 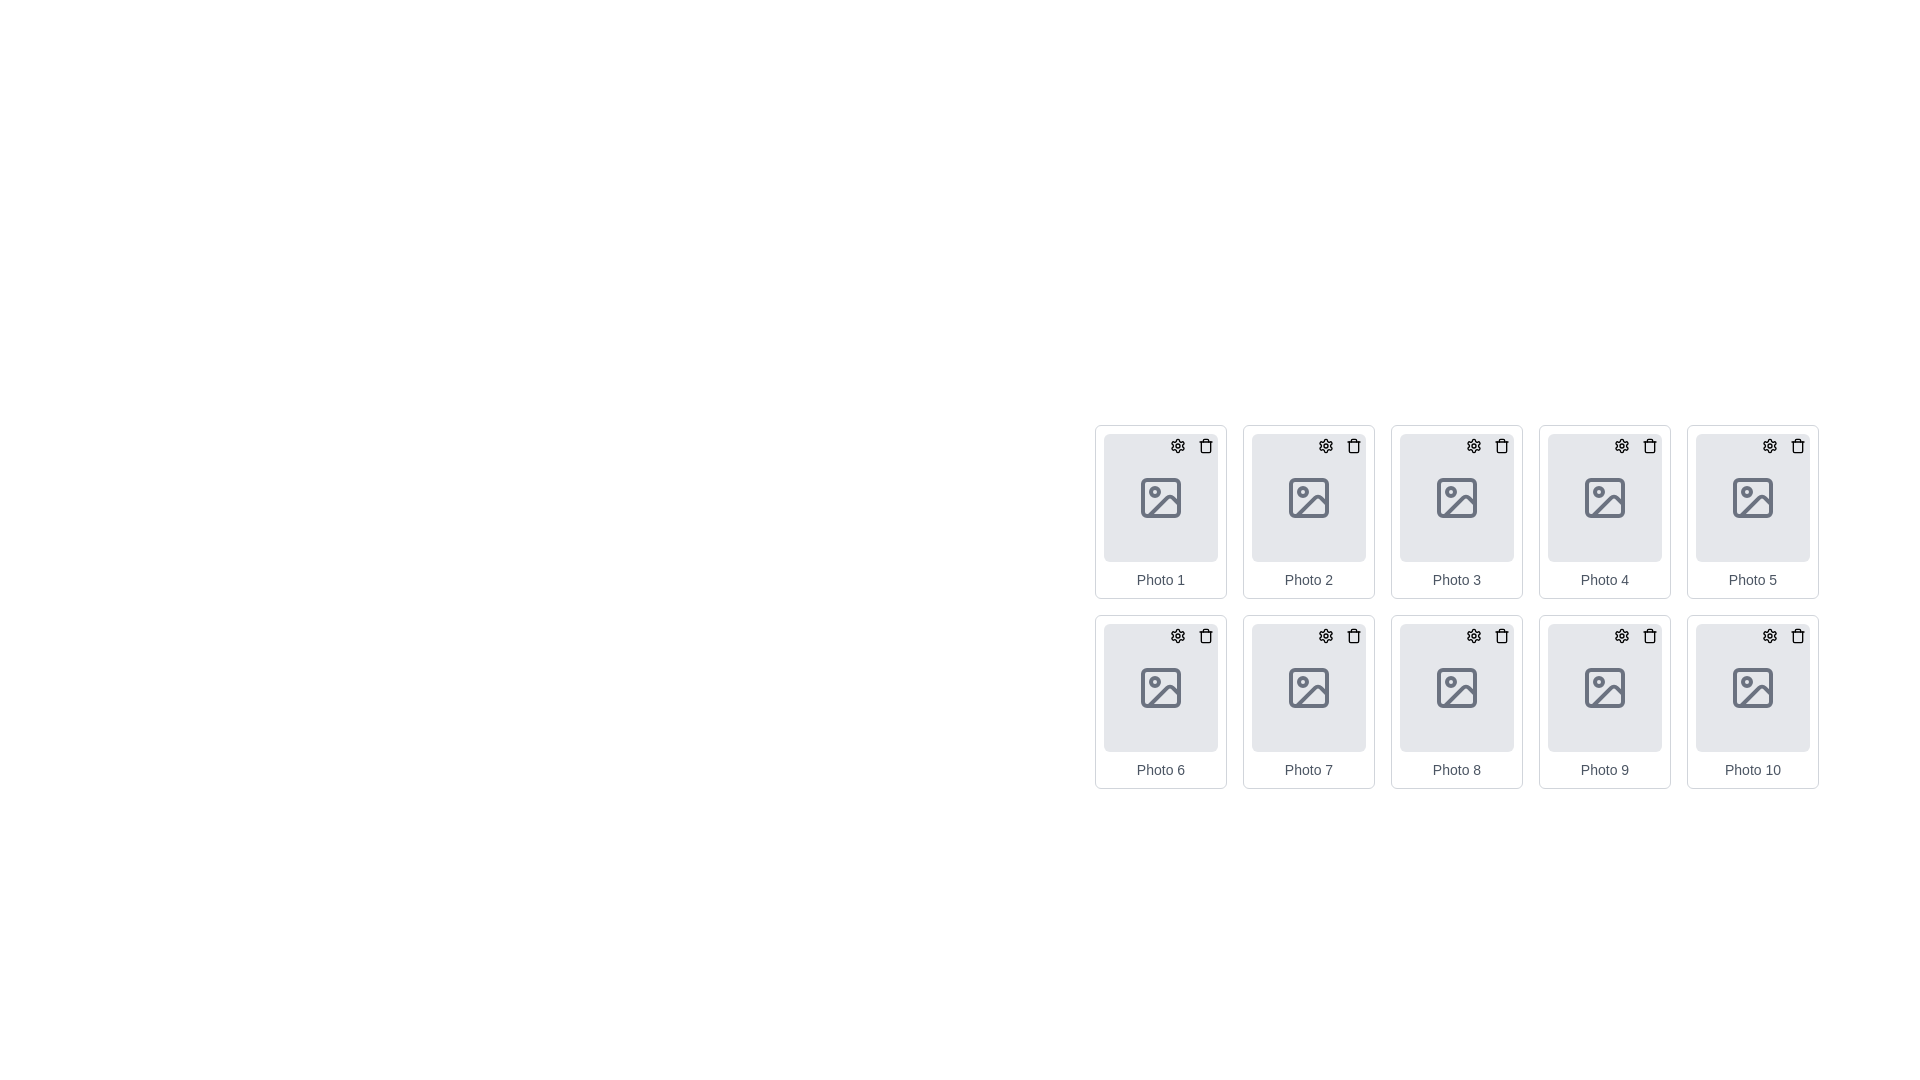 What do you see at coordinates (1204, 636) in the screenshot?
I see `the delete icon button for 'Photo 6'` at bounding box center [1204, 636].